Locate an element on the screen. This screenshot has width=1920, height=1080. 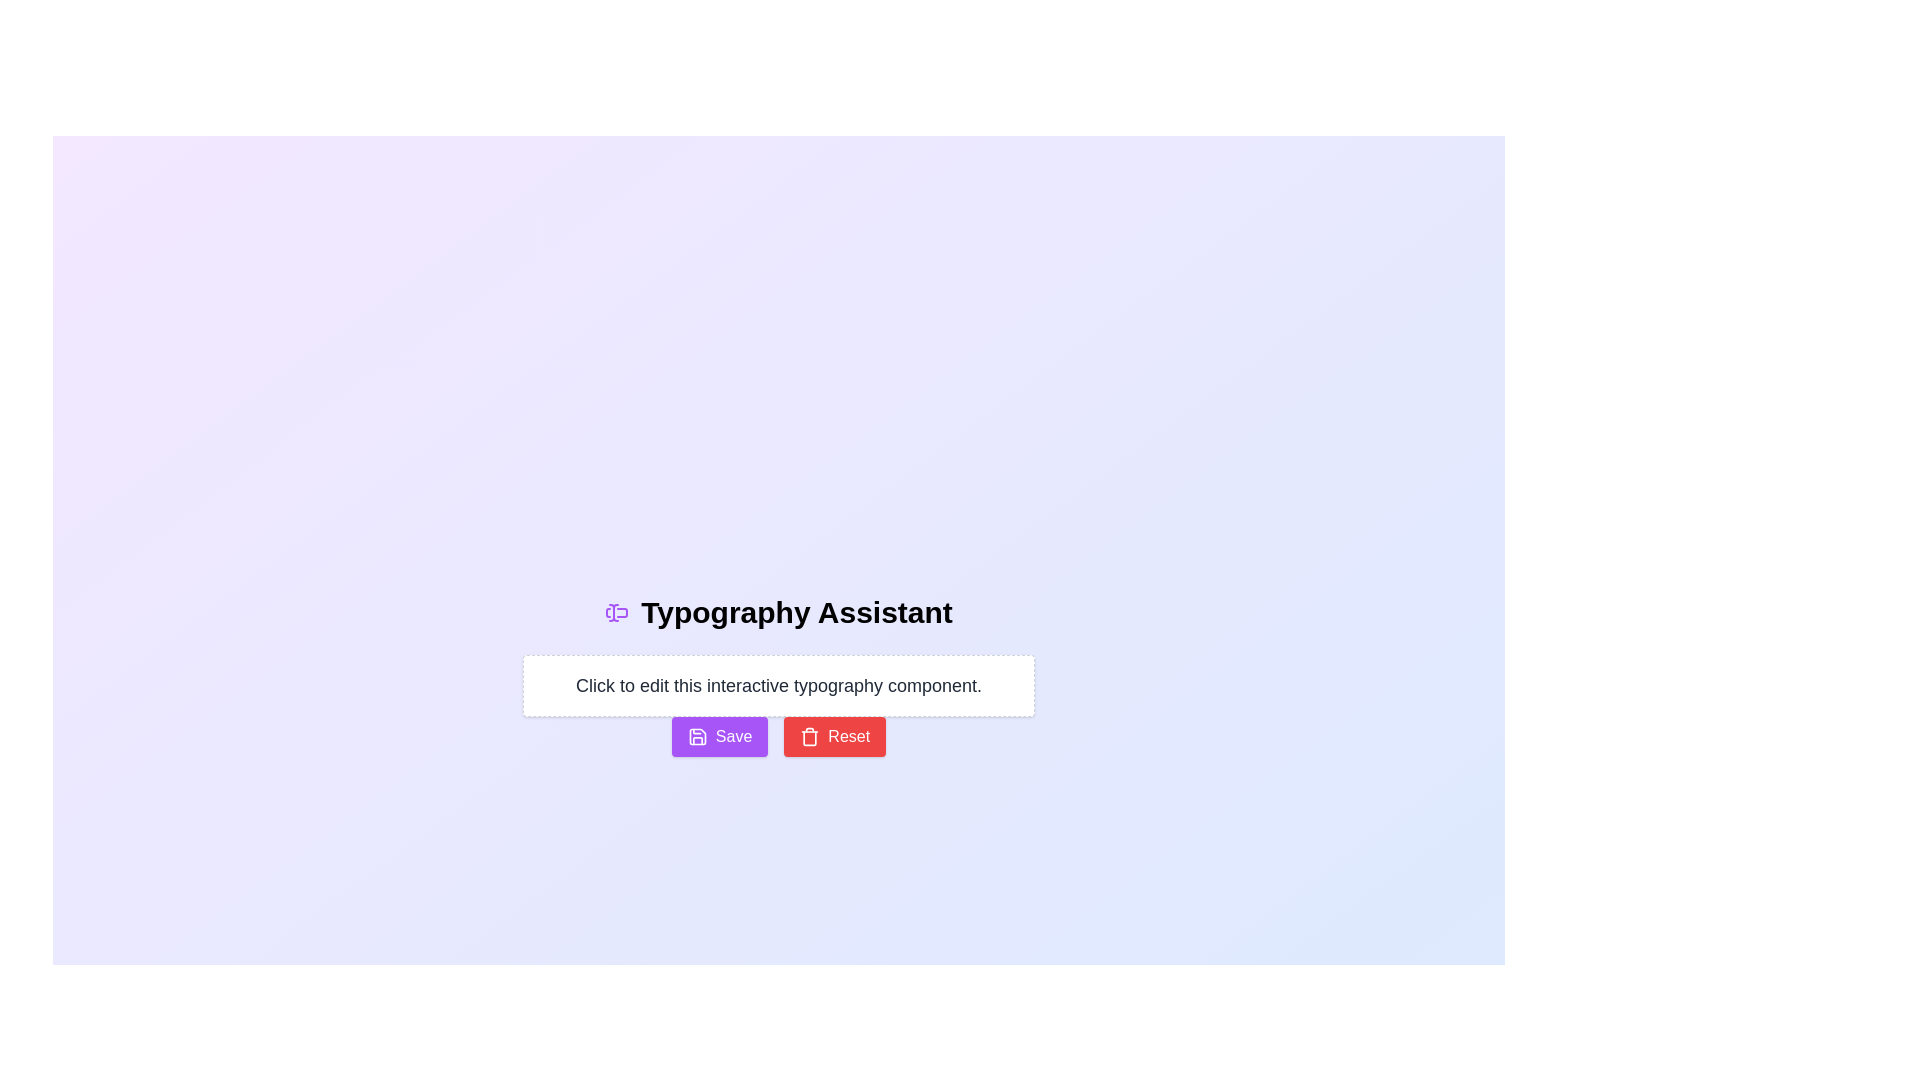
the purple abstract text cursor icon located to the left of the 'Typography Assistant' text in the header section is located at coordinates (616, 612).